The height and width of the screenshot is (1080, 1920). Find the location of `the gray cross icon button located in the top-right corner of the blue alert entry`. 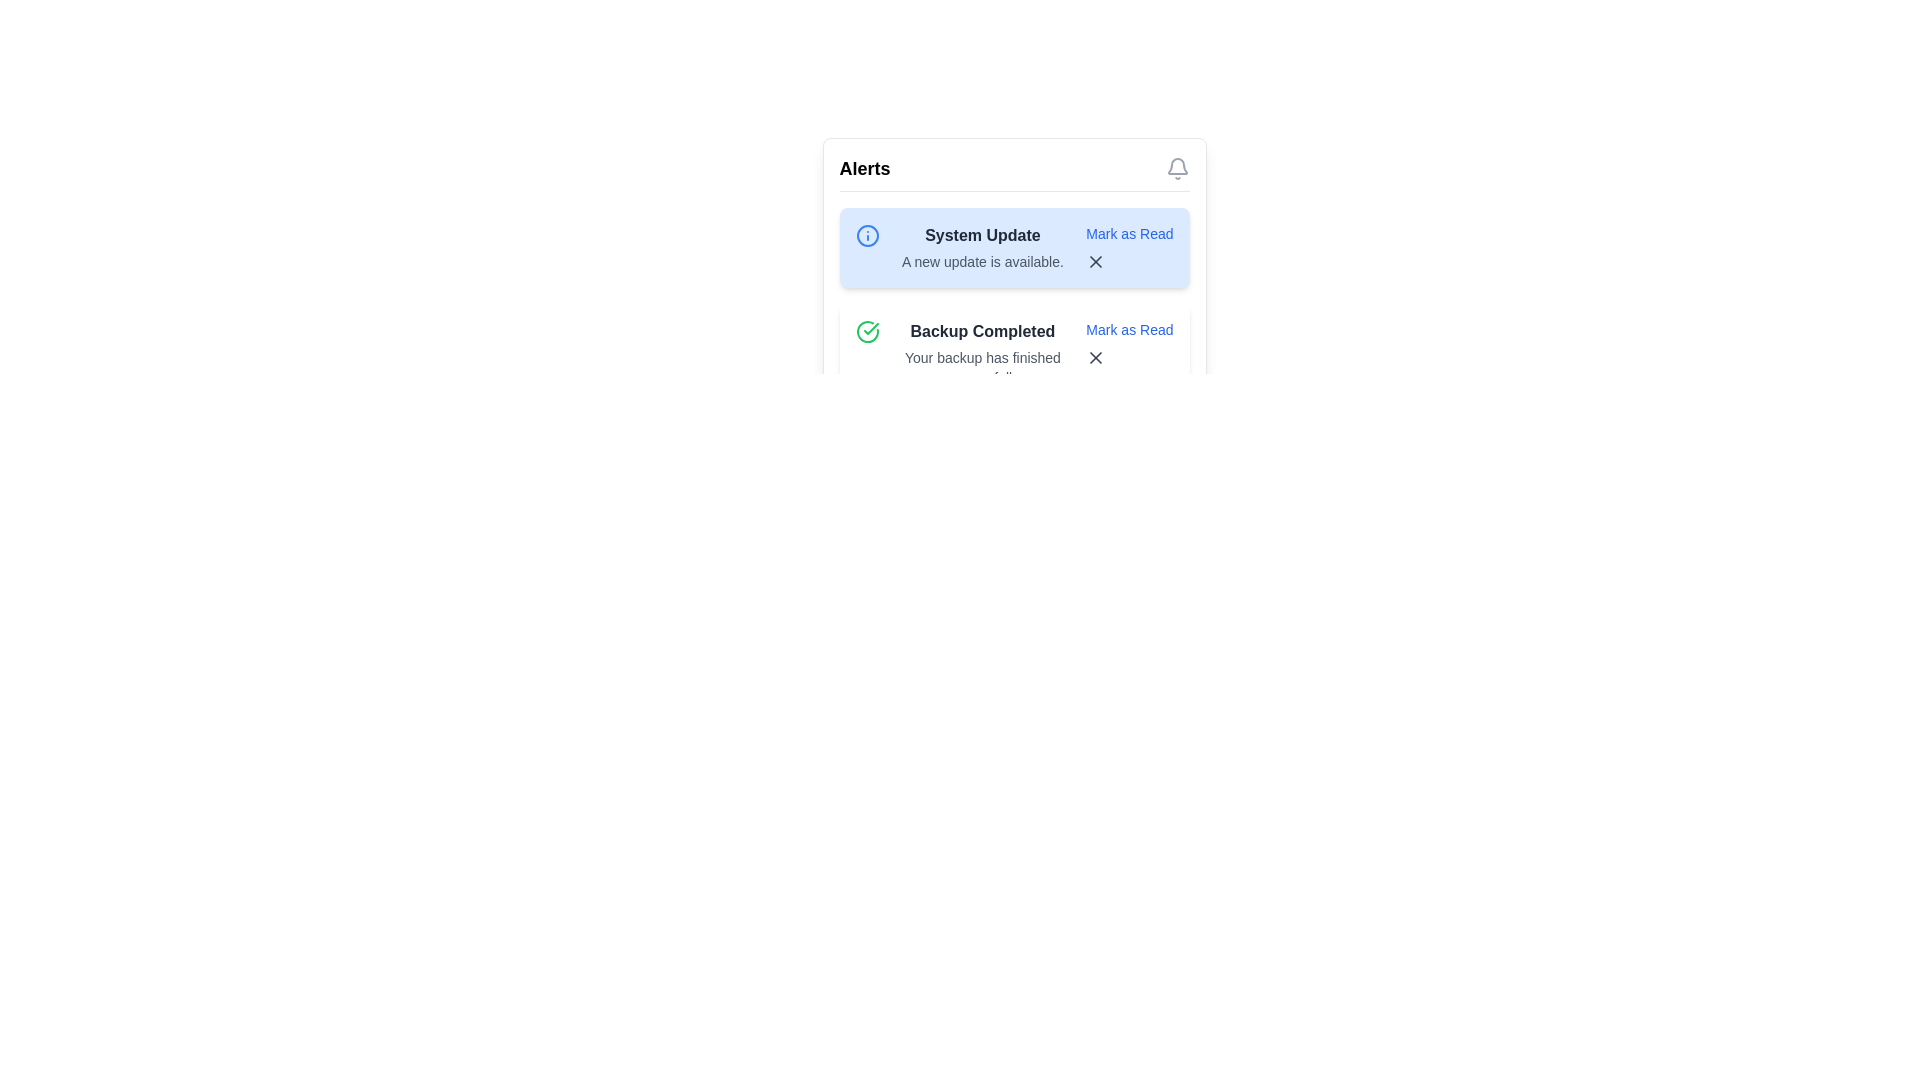

the gray cross icon button located in the top-right corner of the blue alert entry is located at coordinates (1095, 261).